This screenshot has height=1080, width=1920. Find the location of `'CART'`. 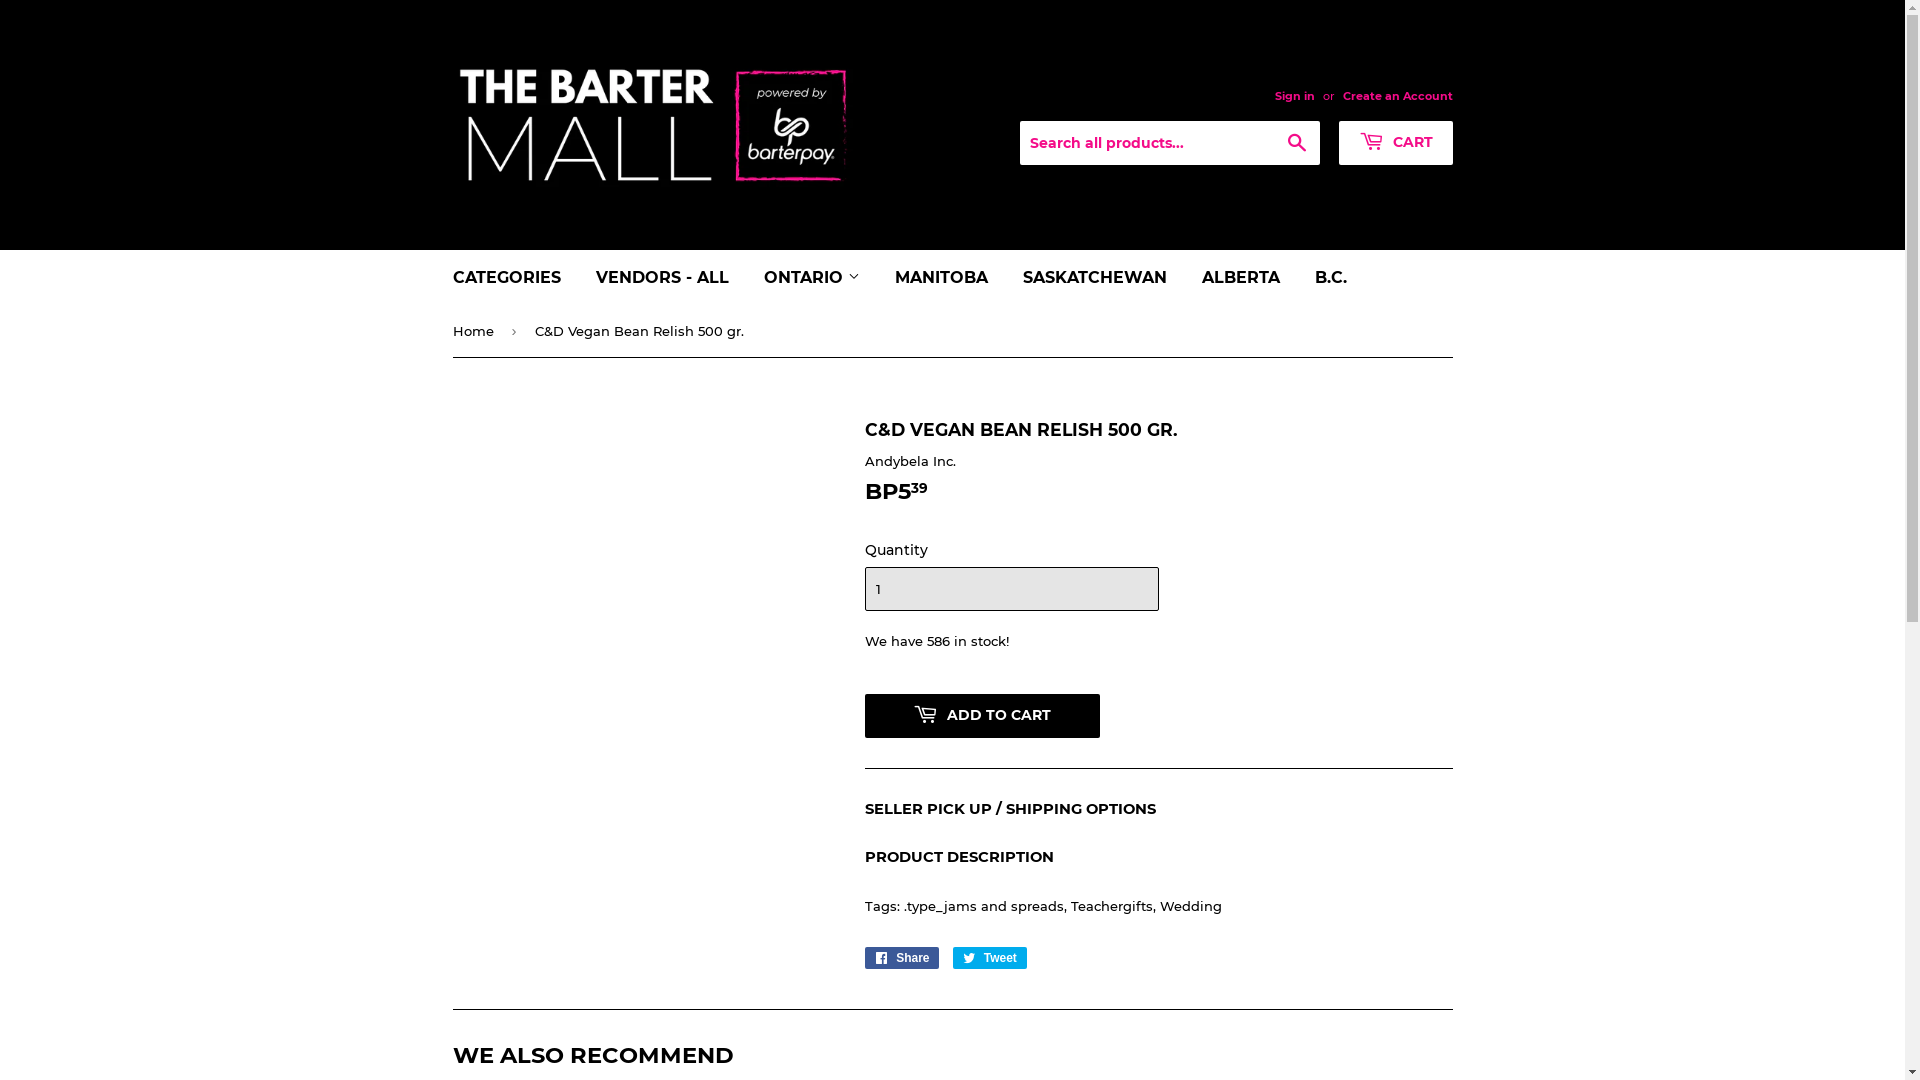

'CART' is located at coordinates (1394, 141).